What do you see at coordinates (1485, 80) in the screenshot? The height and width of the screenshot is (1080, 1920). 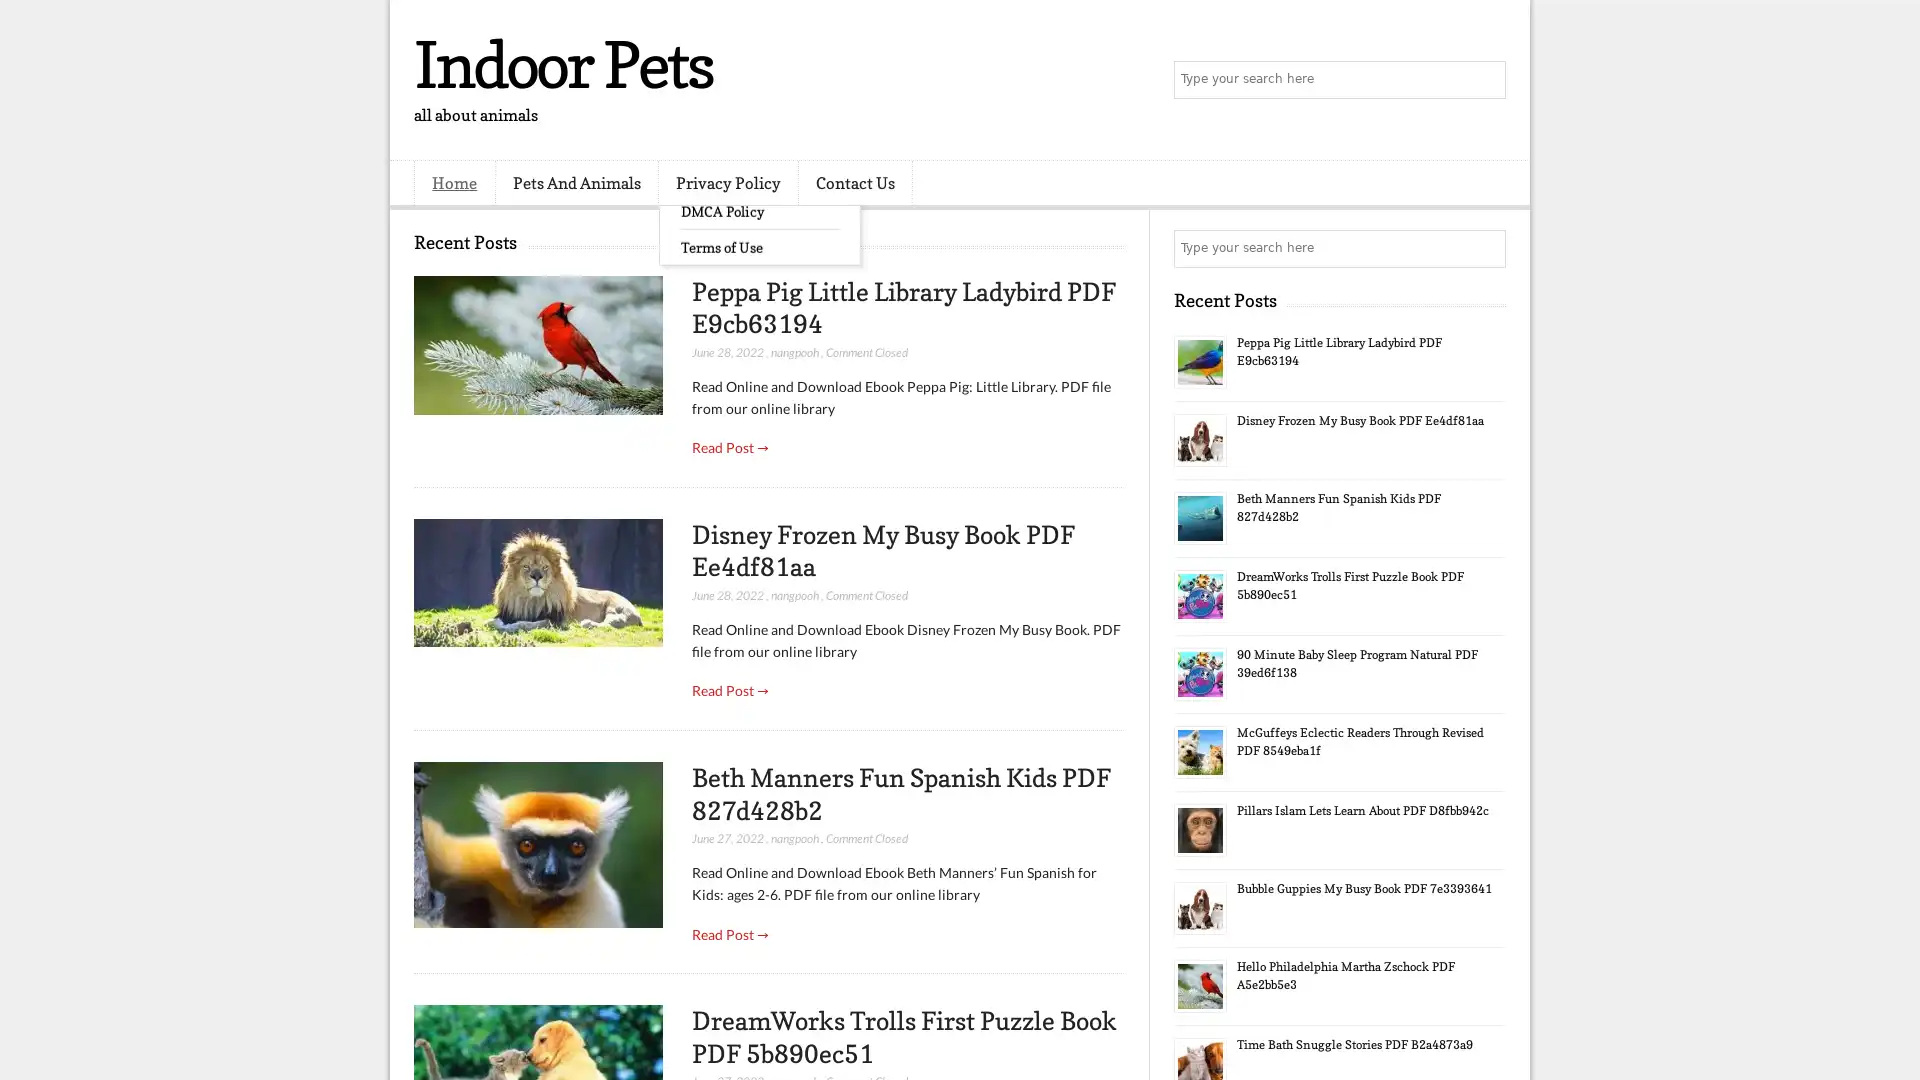 I see `Search` at bounding box center [1485, 80].